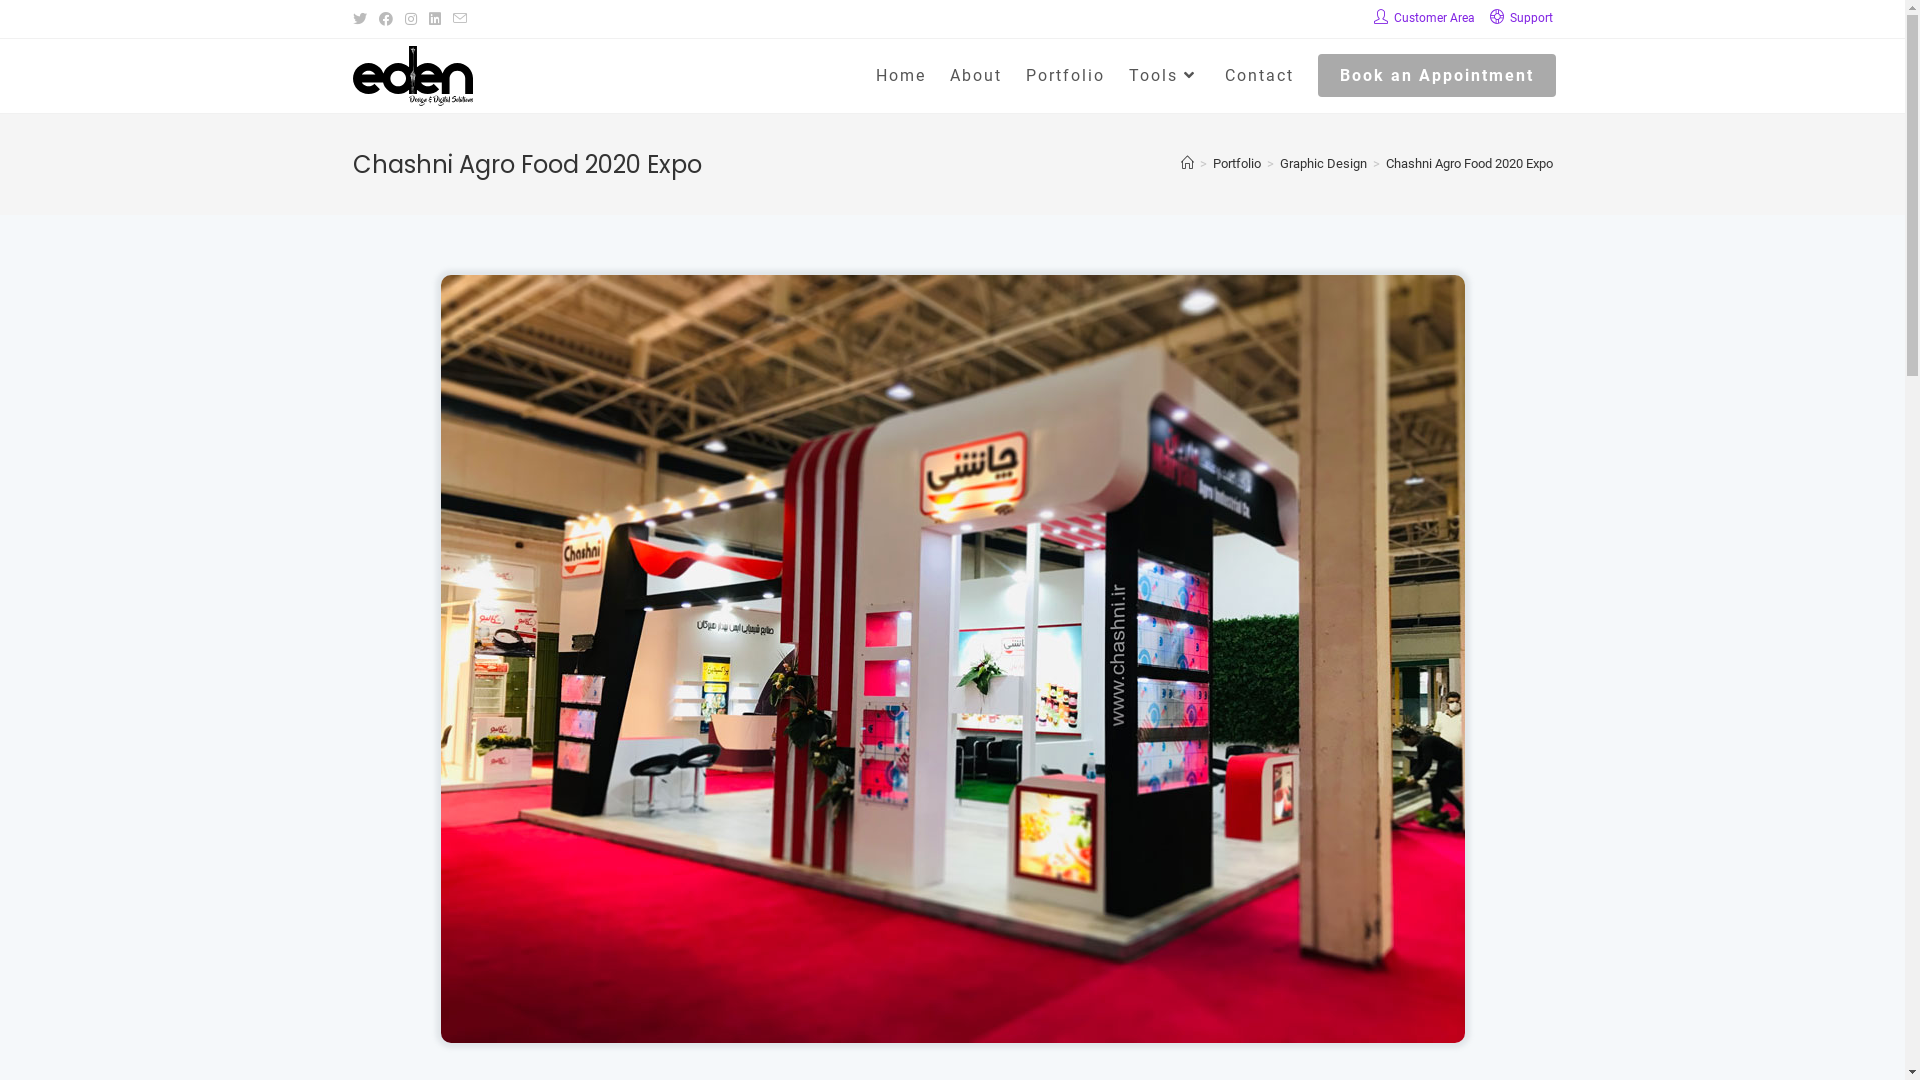  I want to click on 'Label Design', so click(802, 837).